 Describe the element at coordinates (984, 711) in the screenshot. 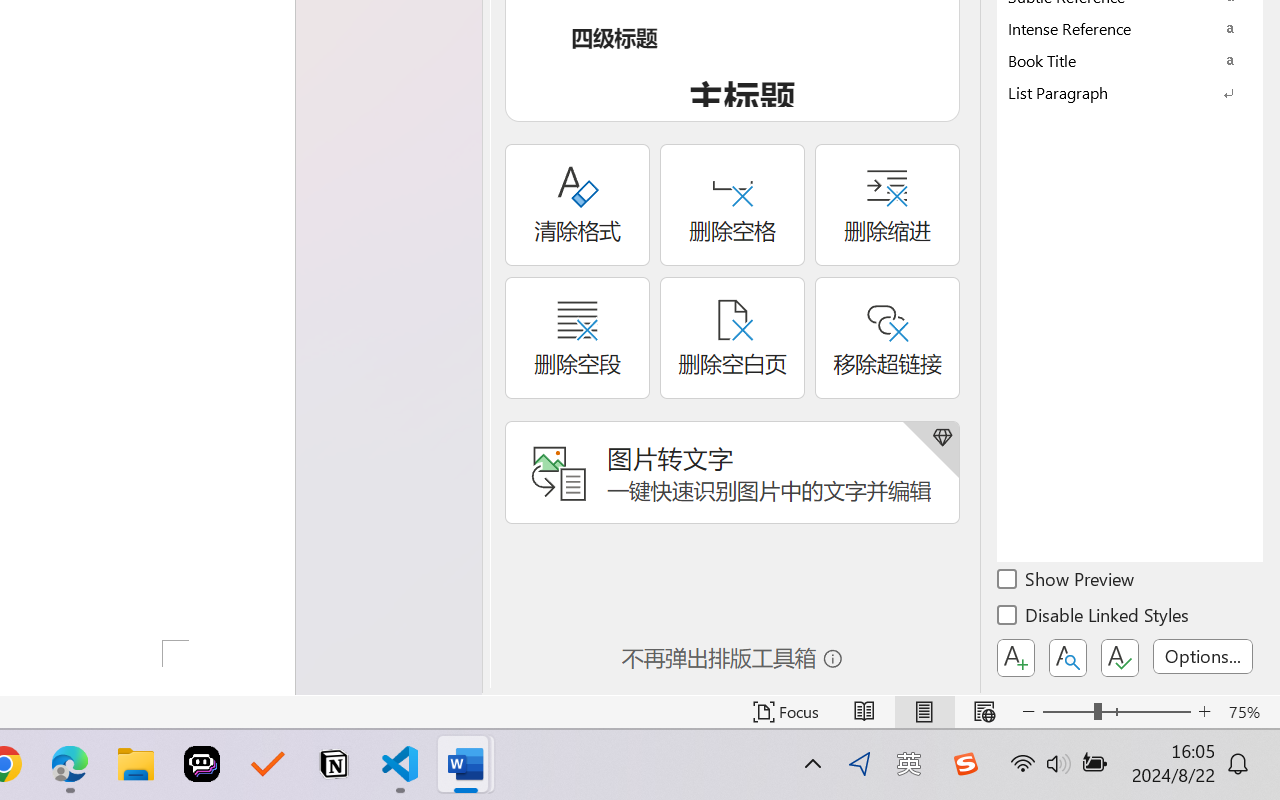

I see `'Web Layout'` at that location.